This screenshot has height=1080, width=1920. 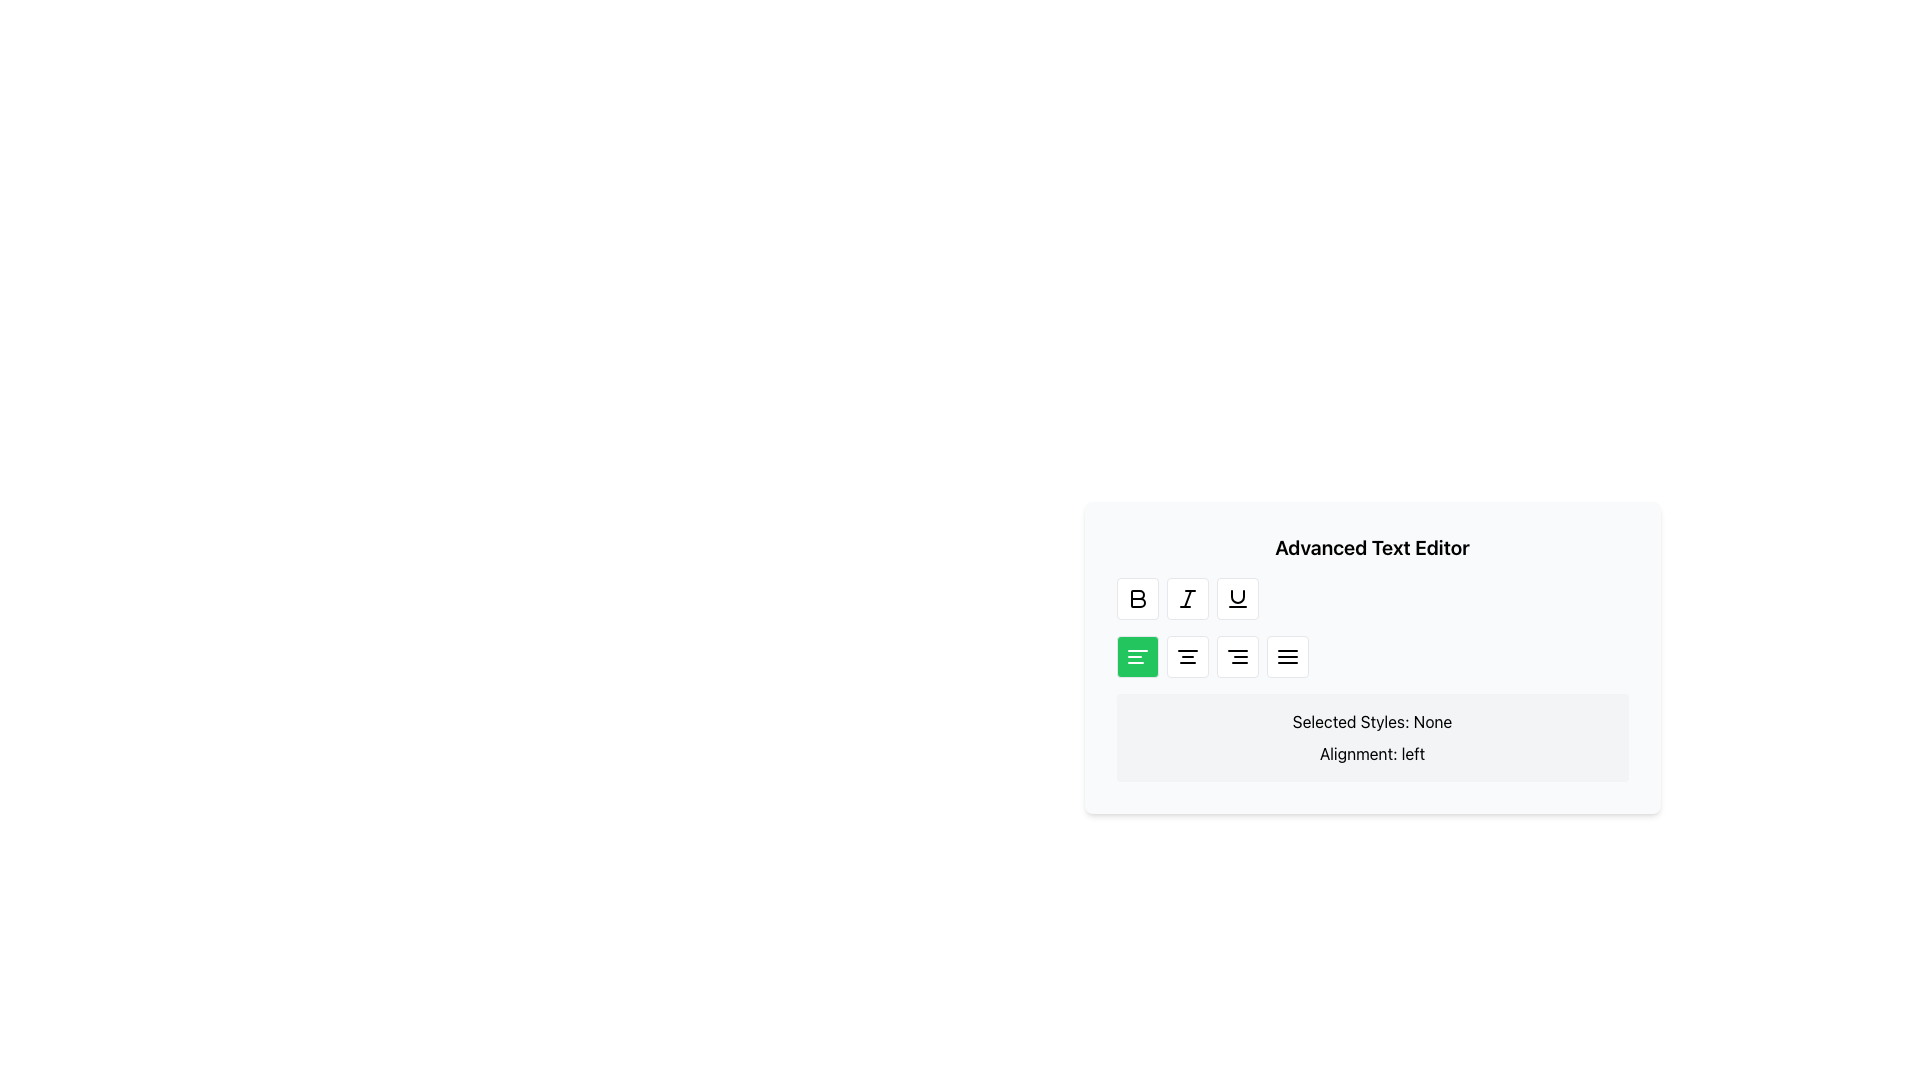 What do you see at coordinates (1236, 597) in the screenshot?
I see `the underline button, which is the third button in the button toolbar of the 'Advanced Text Editor', to apply underline styling to the selected text` at bounding box center [1236, 597].